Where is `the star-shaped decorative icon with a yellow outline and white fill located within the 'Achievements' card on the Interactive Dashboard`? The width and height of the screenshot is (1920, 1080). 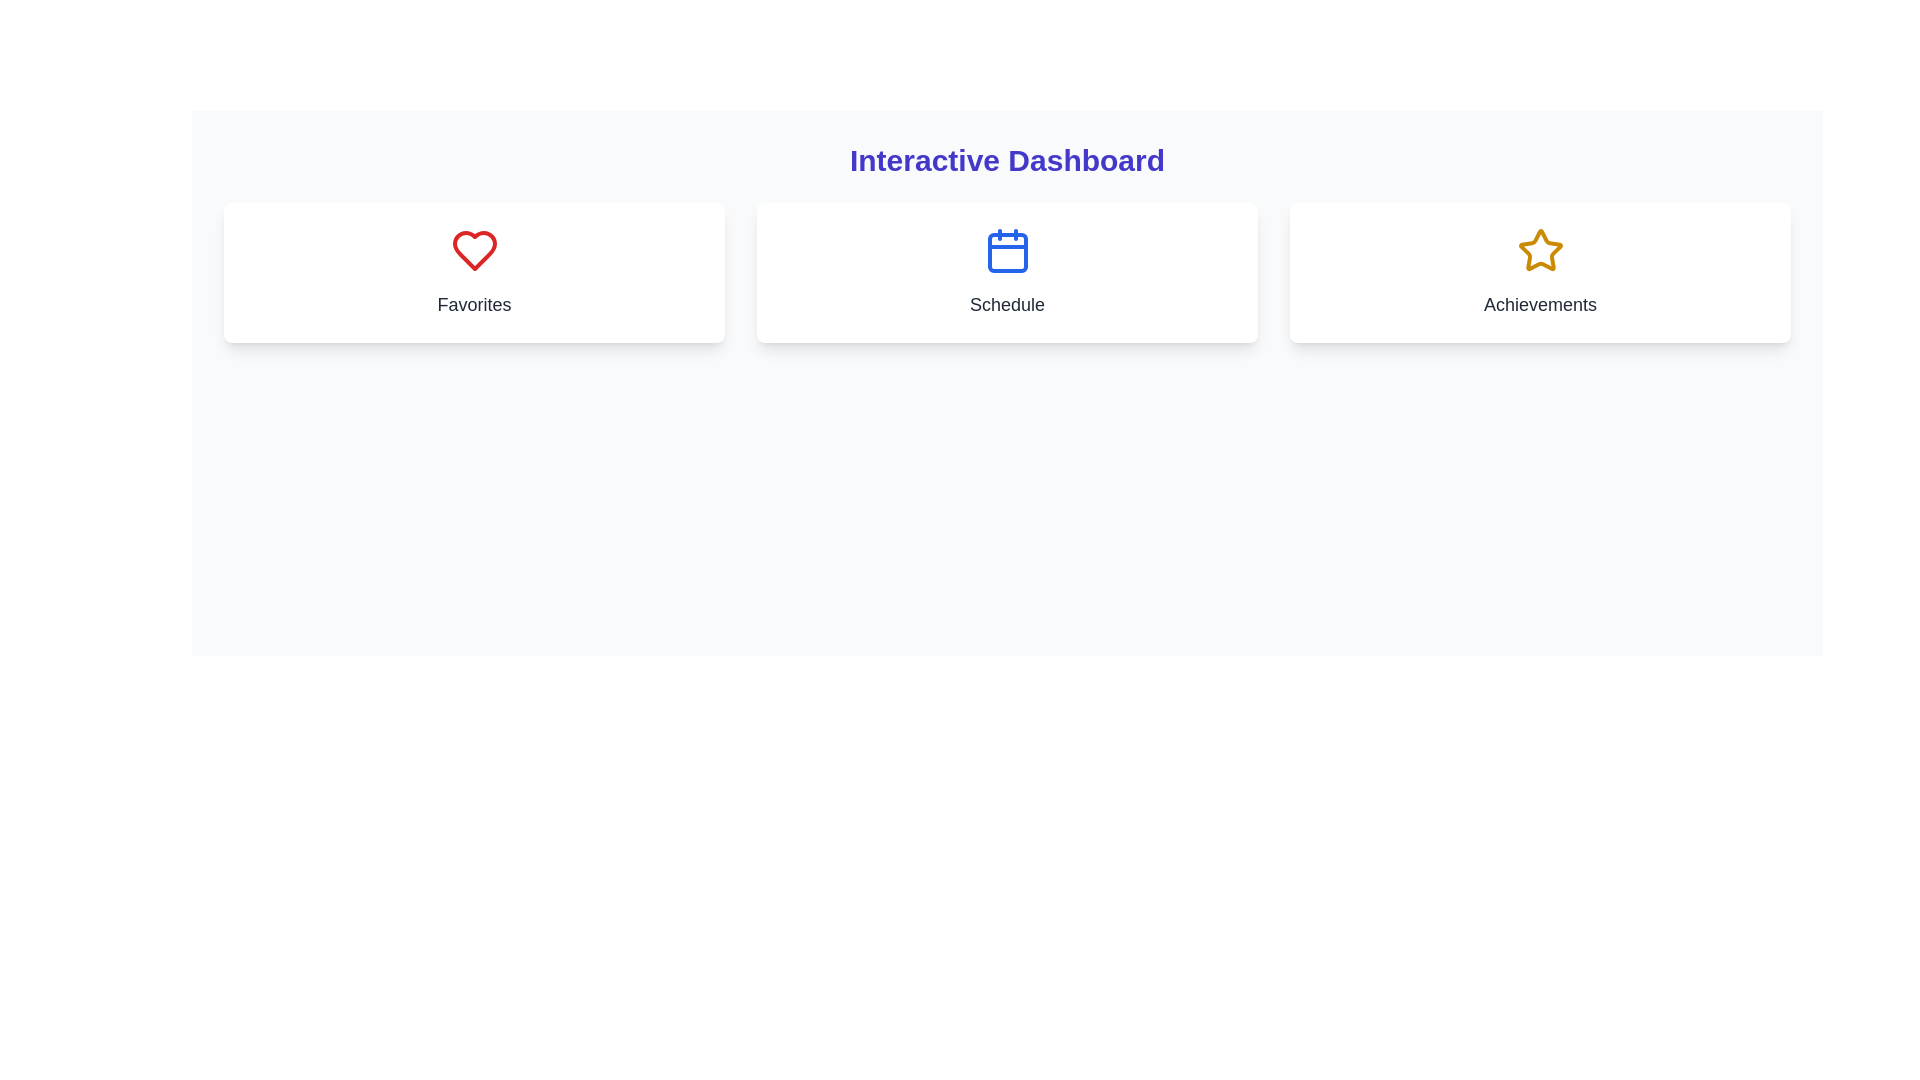 the star-shaped decorative icon with a yellow outline and white fill located within the 'Achievements' card on the Interactive Dashboard is located at coordinates (1539, 249).